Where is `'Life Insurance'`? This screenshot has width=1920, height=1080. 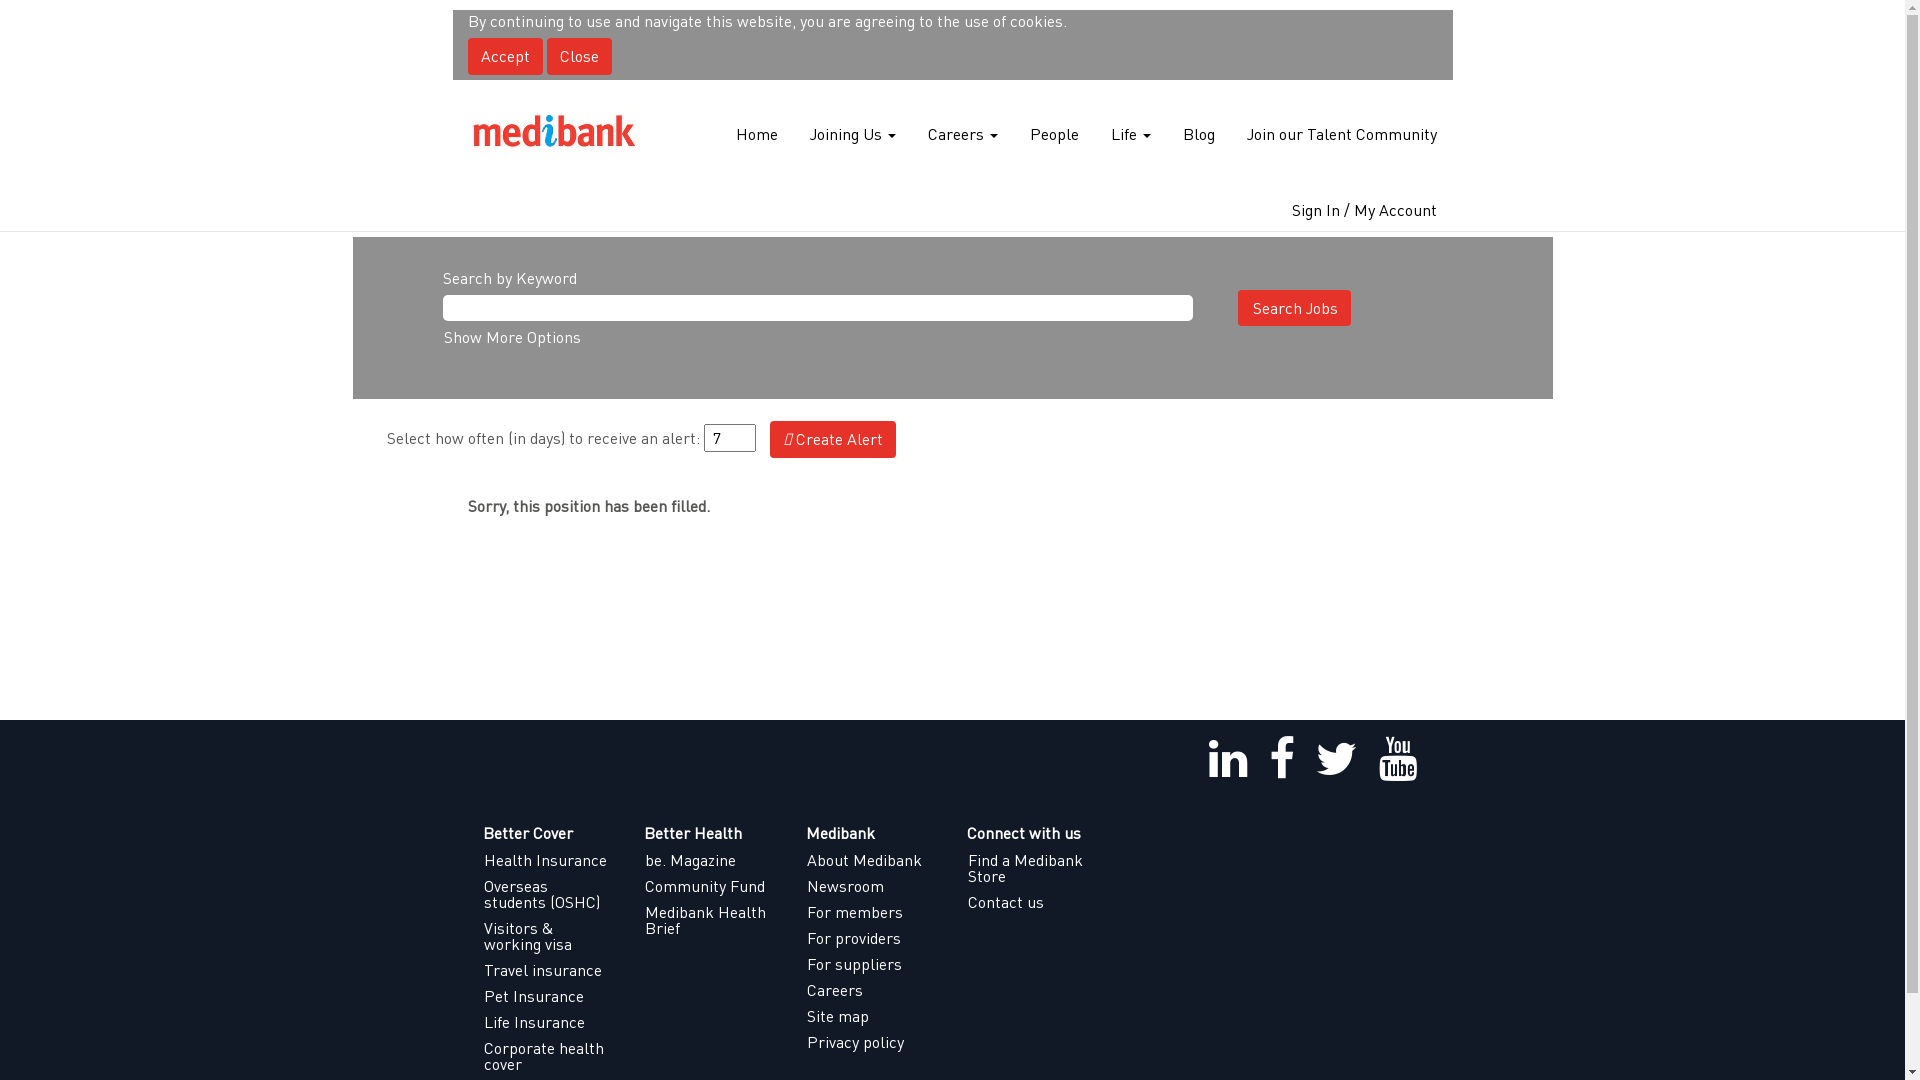 'Life Insurance' is located at coordinates (481, 1022).